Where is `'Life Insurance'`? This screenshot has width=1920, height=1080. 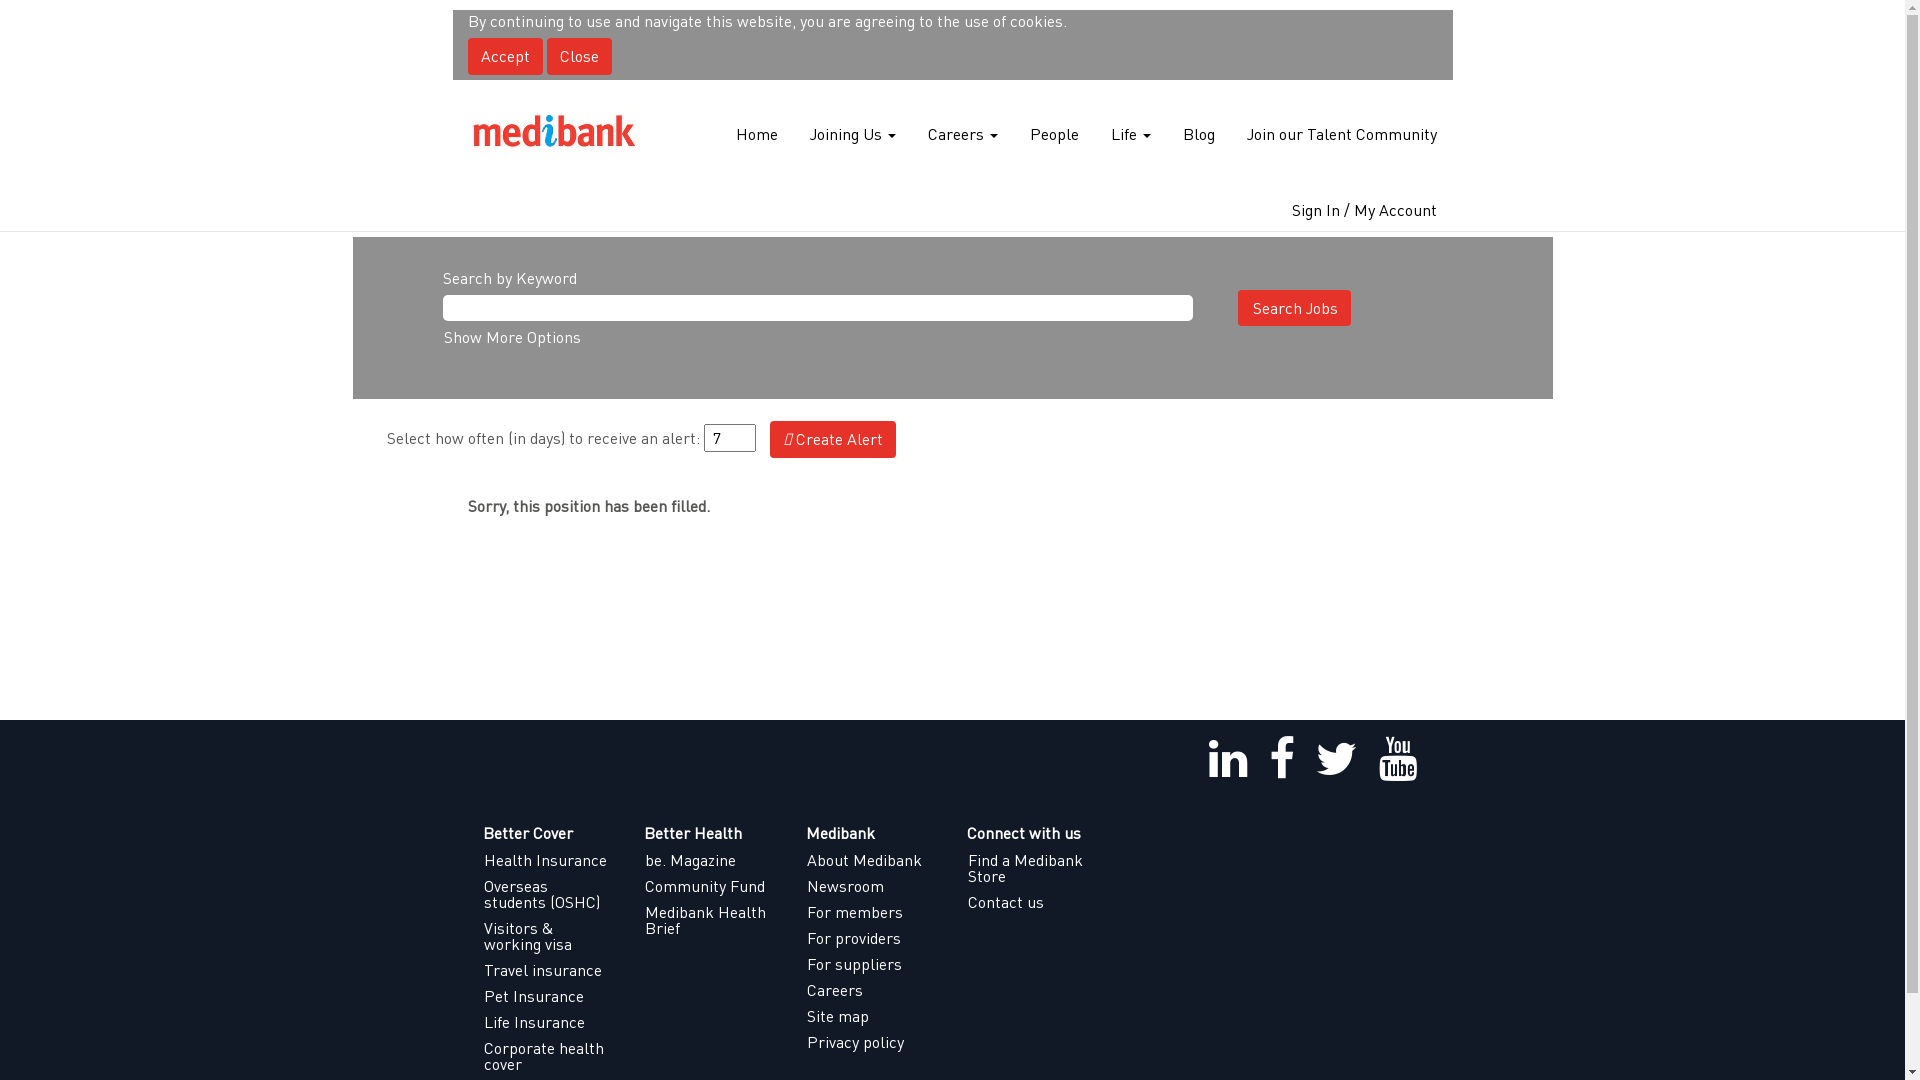 'Life Insurance' is located at coordinates (481, 1022).